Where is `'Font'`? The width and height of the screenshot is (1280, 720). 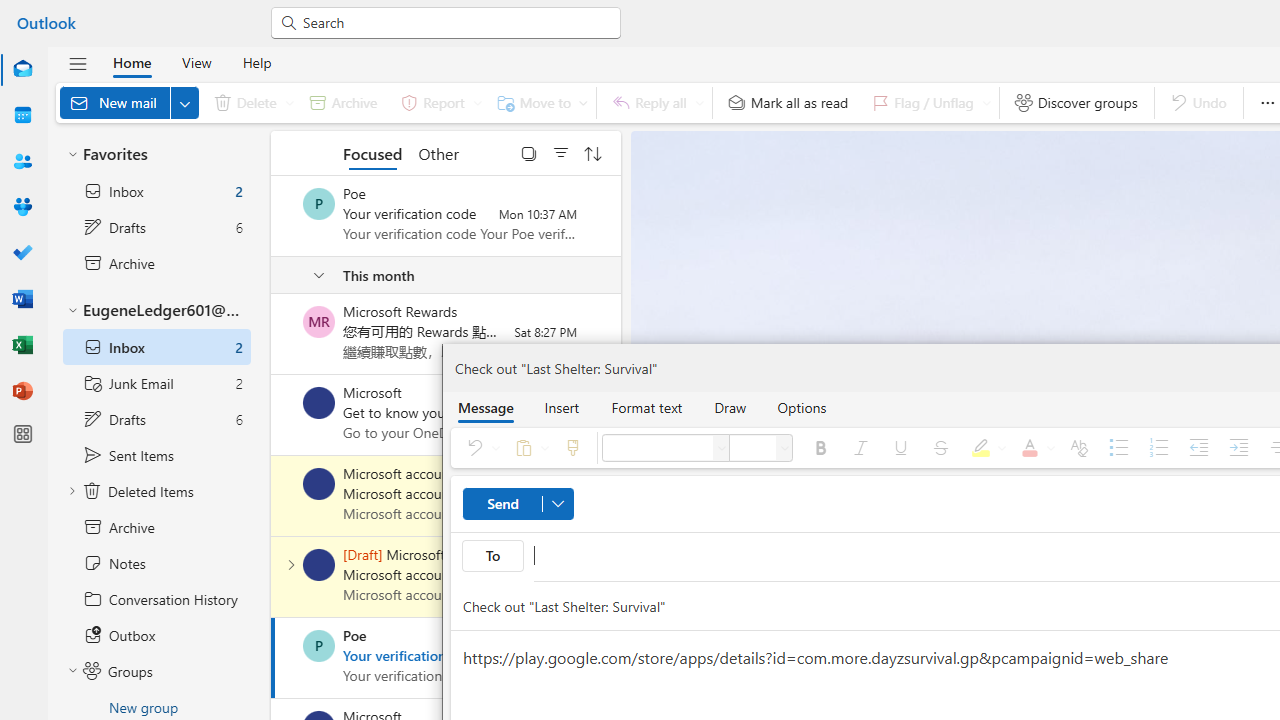
'Font' is located at coordinates (657, 447).